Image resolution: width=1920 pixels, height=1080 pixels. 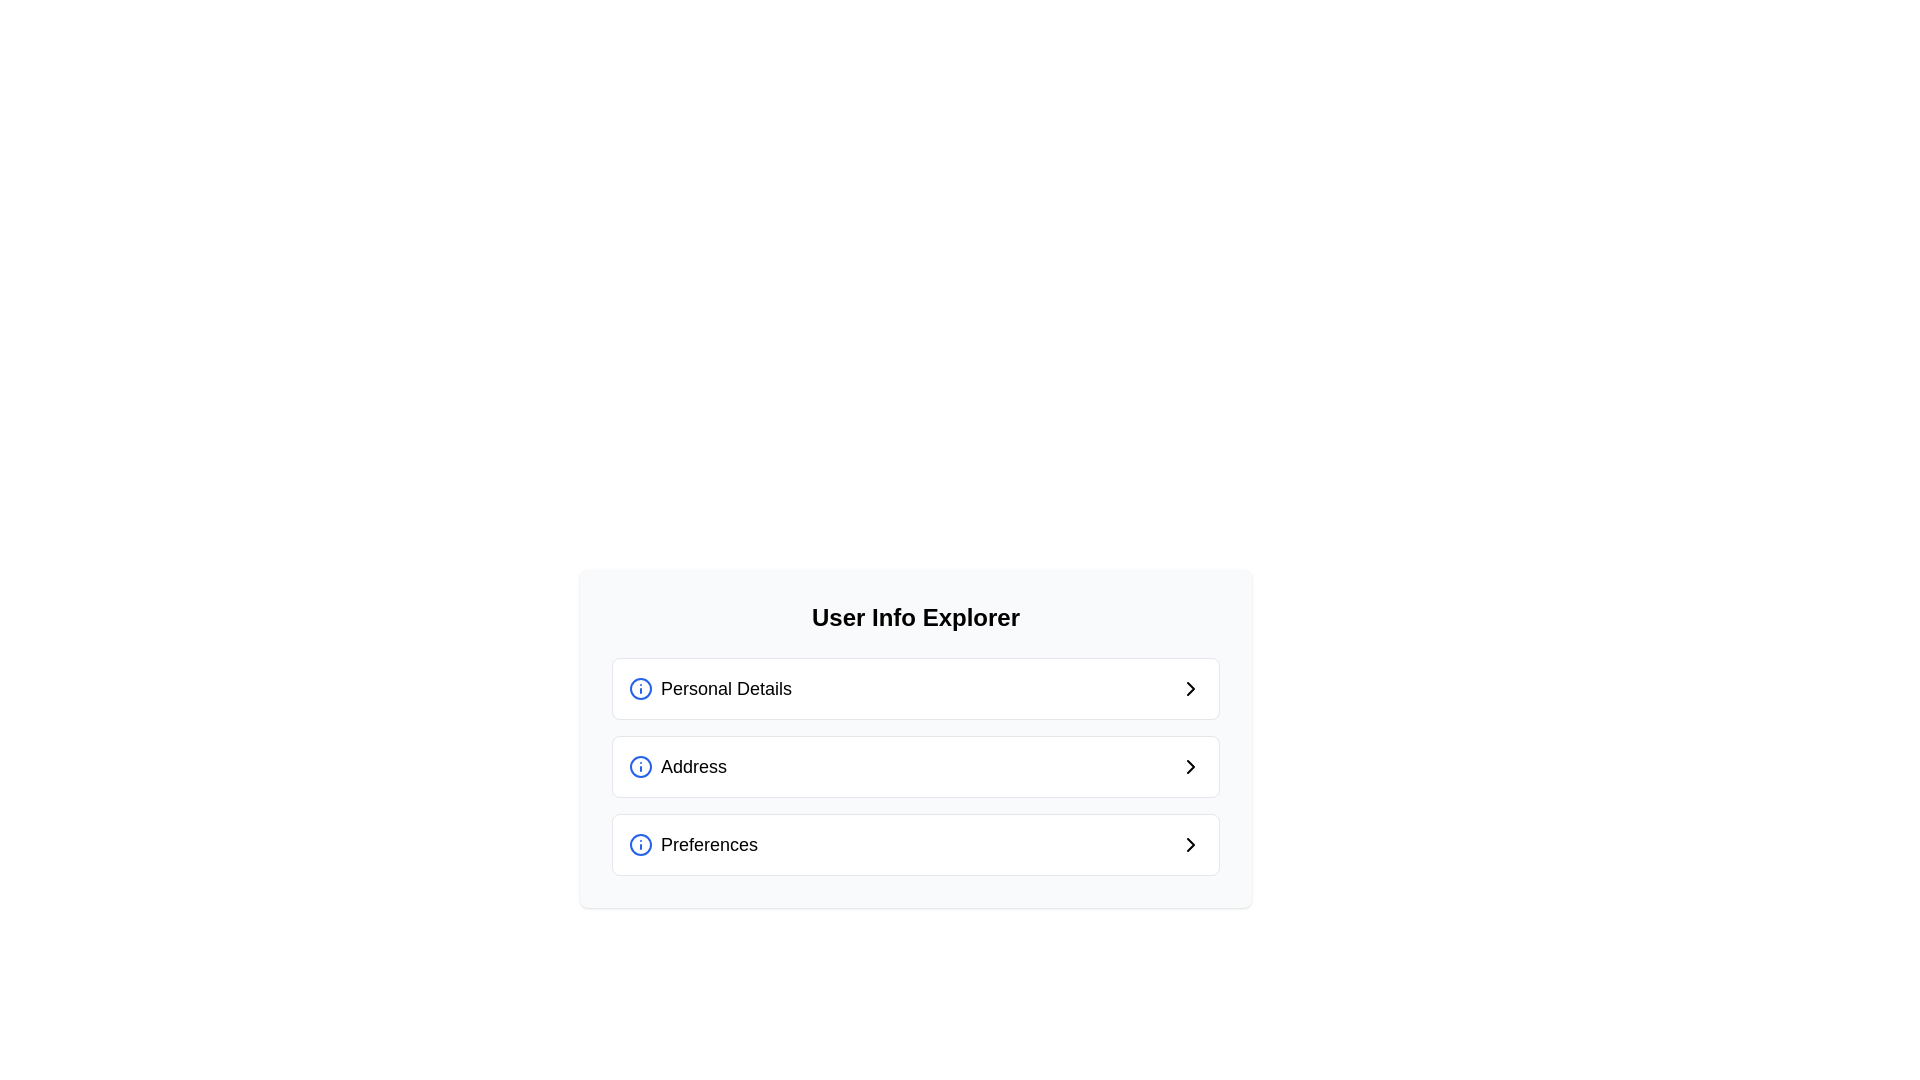 I want to click on the Vector icon located on the far right of the 'Personal Details' section within the 'User Info Explorer' card interface, which indicates that this section is selectable or expandable, so click(x=1190, y=688).